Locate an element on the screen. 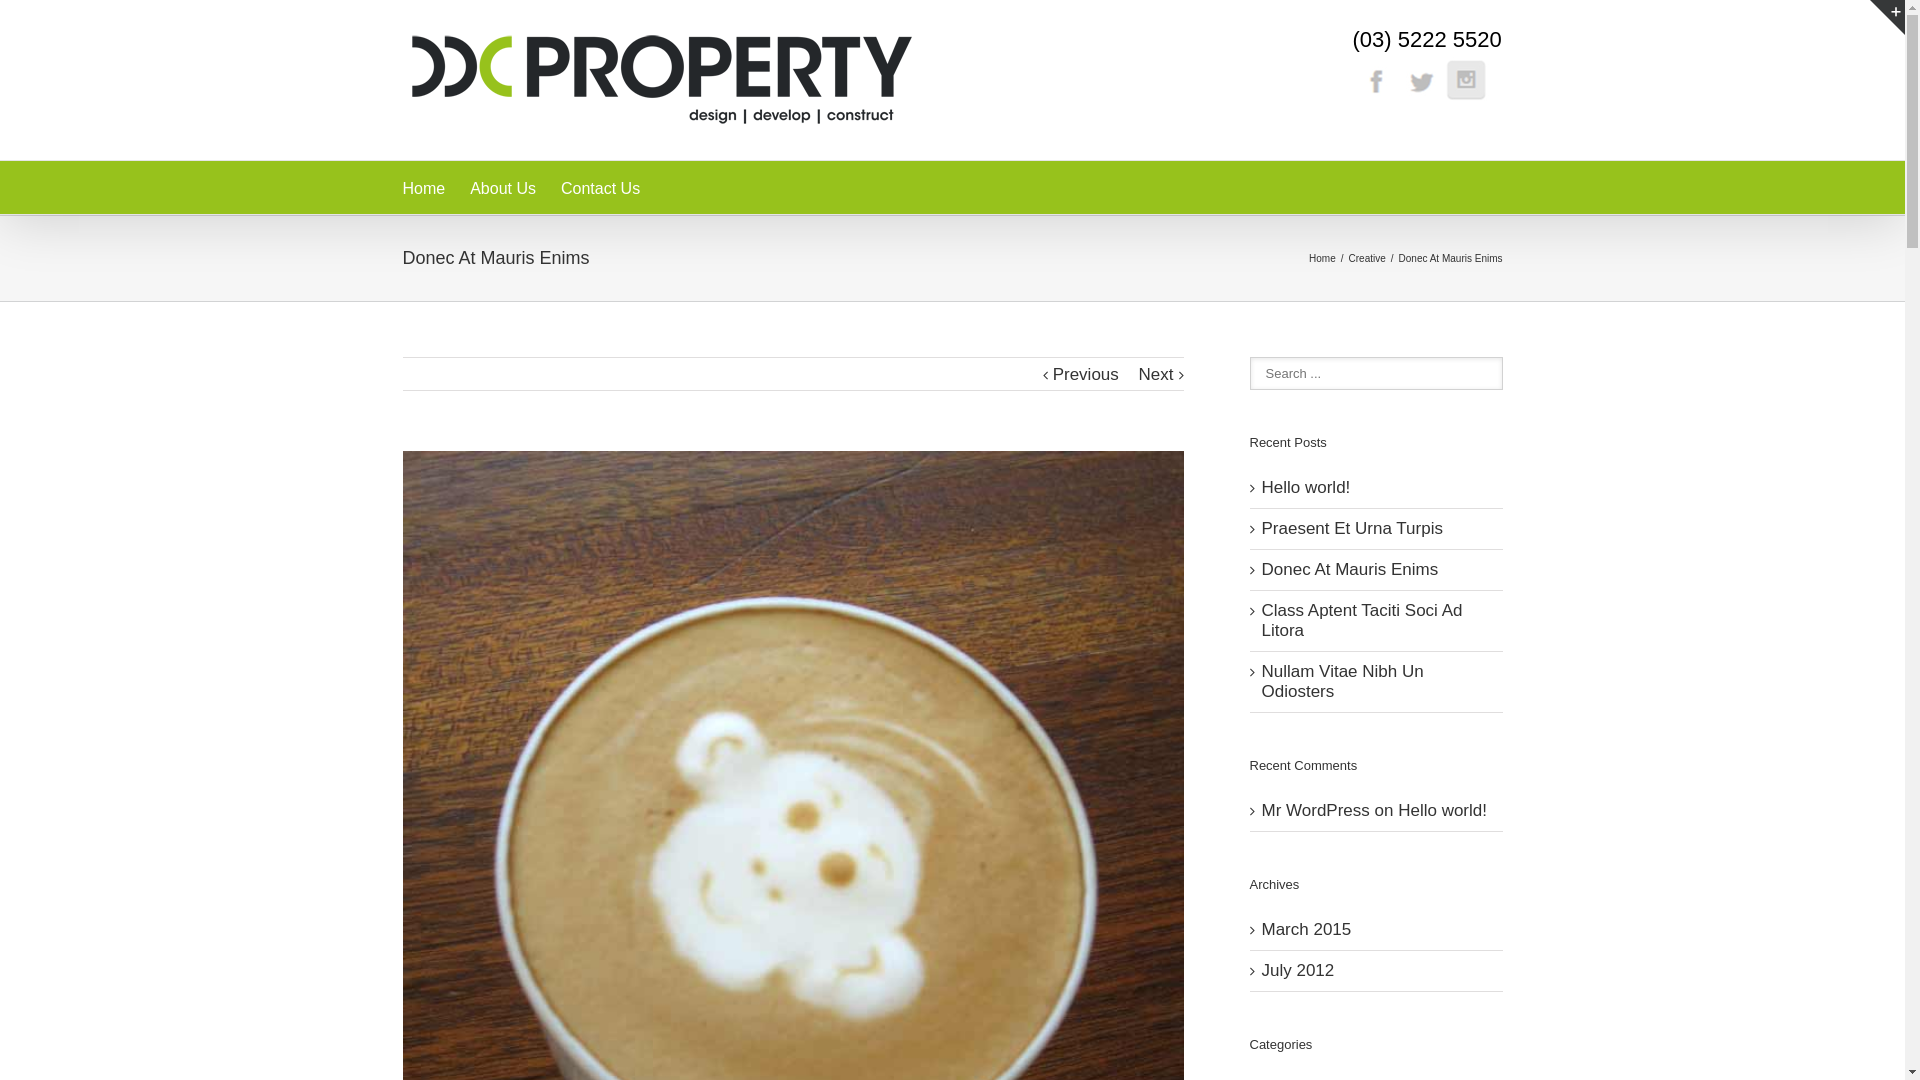  'Next' is located at coordinates (1156, 374).